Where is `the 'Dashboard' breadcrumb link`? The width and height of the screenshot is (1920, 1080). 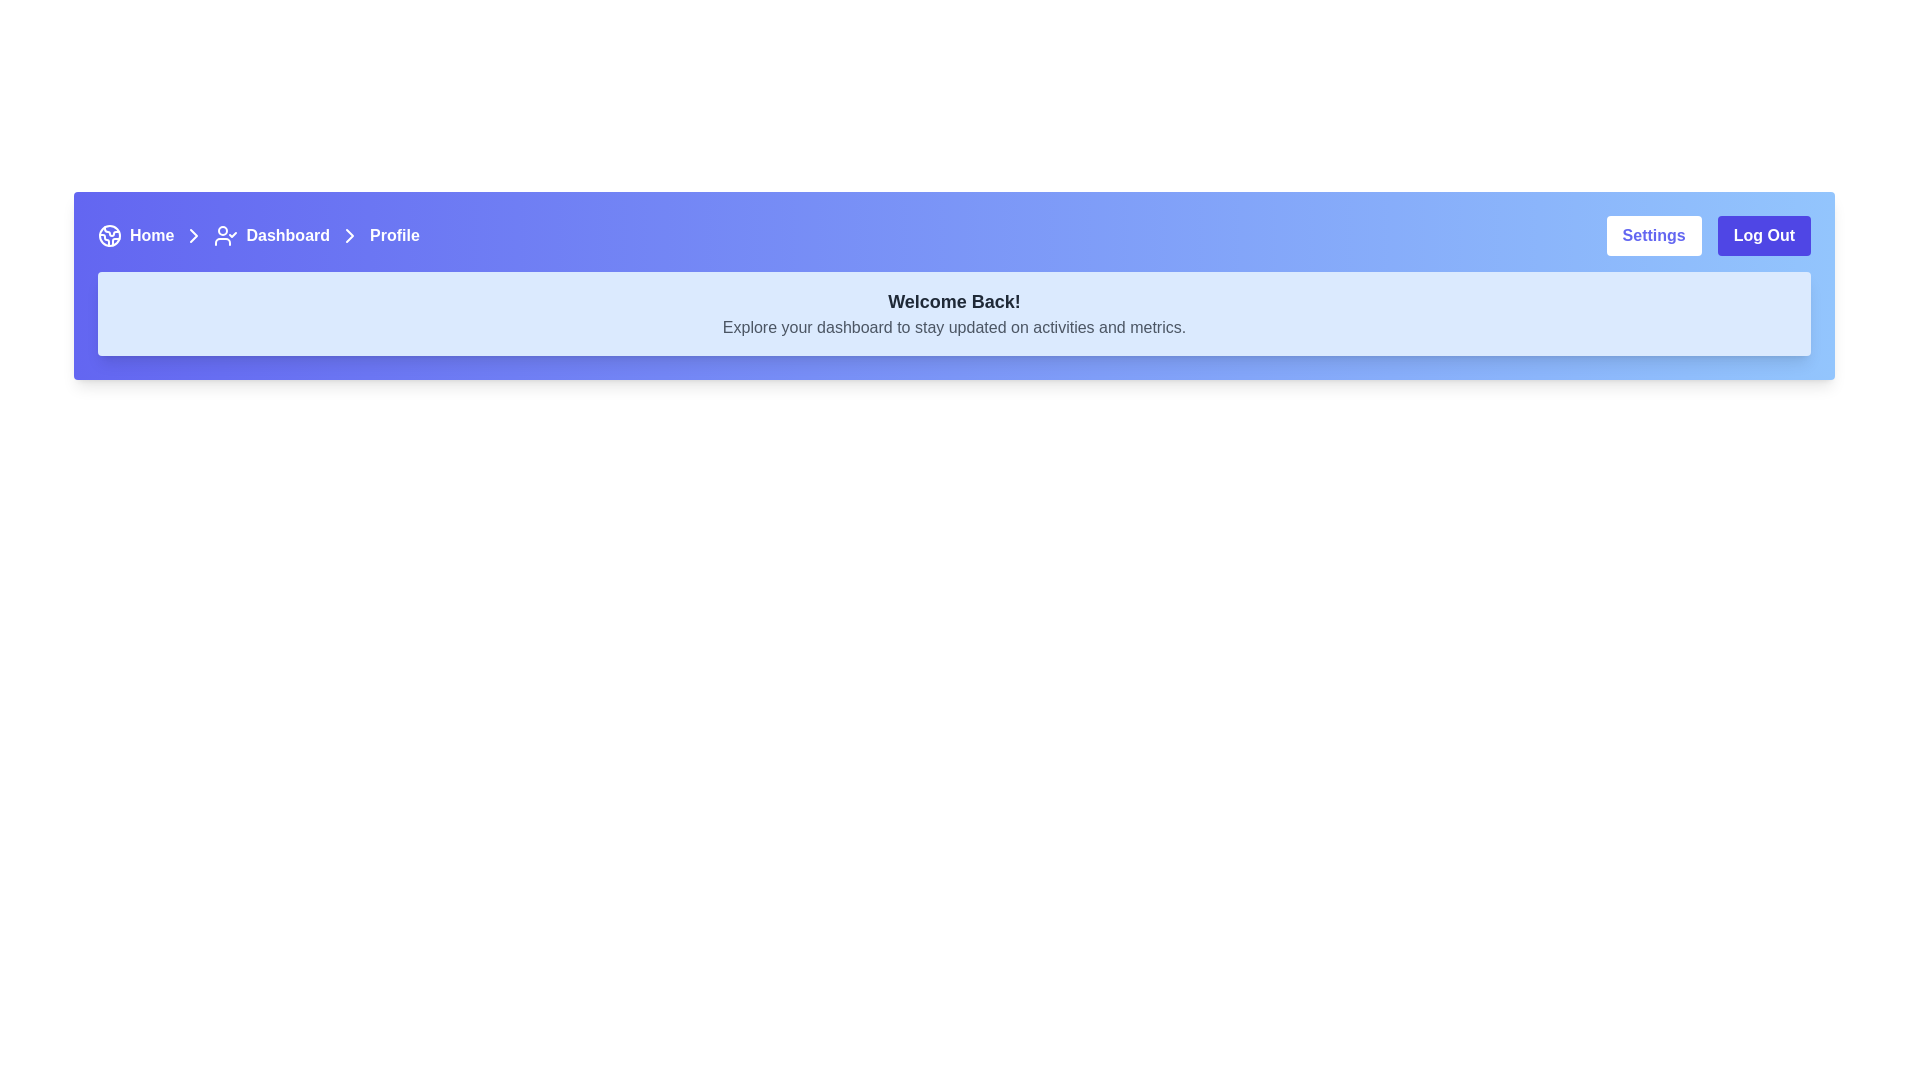 the 'Dashboard' breadcrumb link is located at coordinates (257, 234).